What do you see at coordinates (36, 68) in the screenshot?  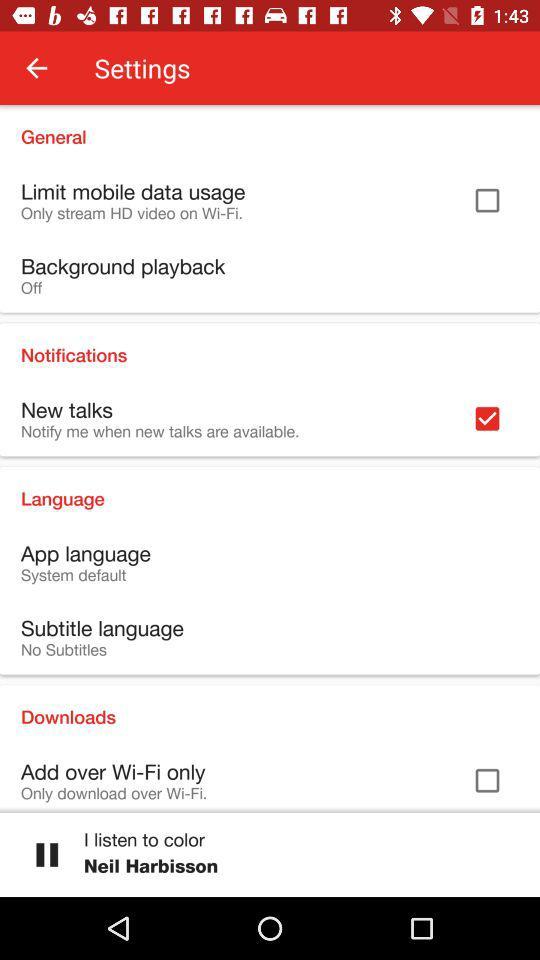 I see `item next to the settings` at bounding box center [36, 68].